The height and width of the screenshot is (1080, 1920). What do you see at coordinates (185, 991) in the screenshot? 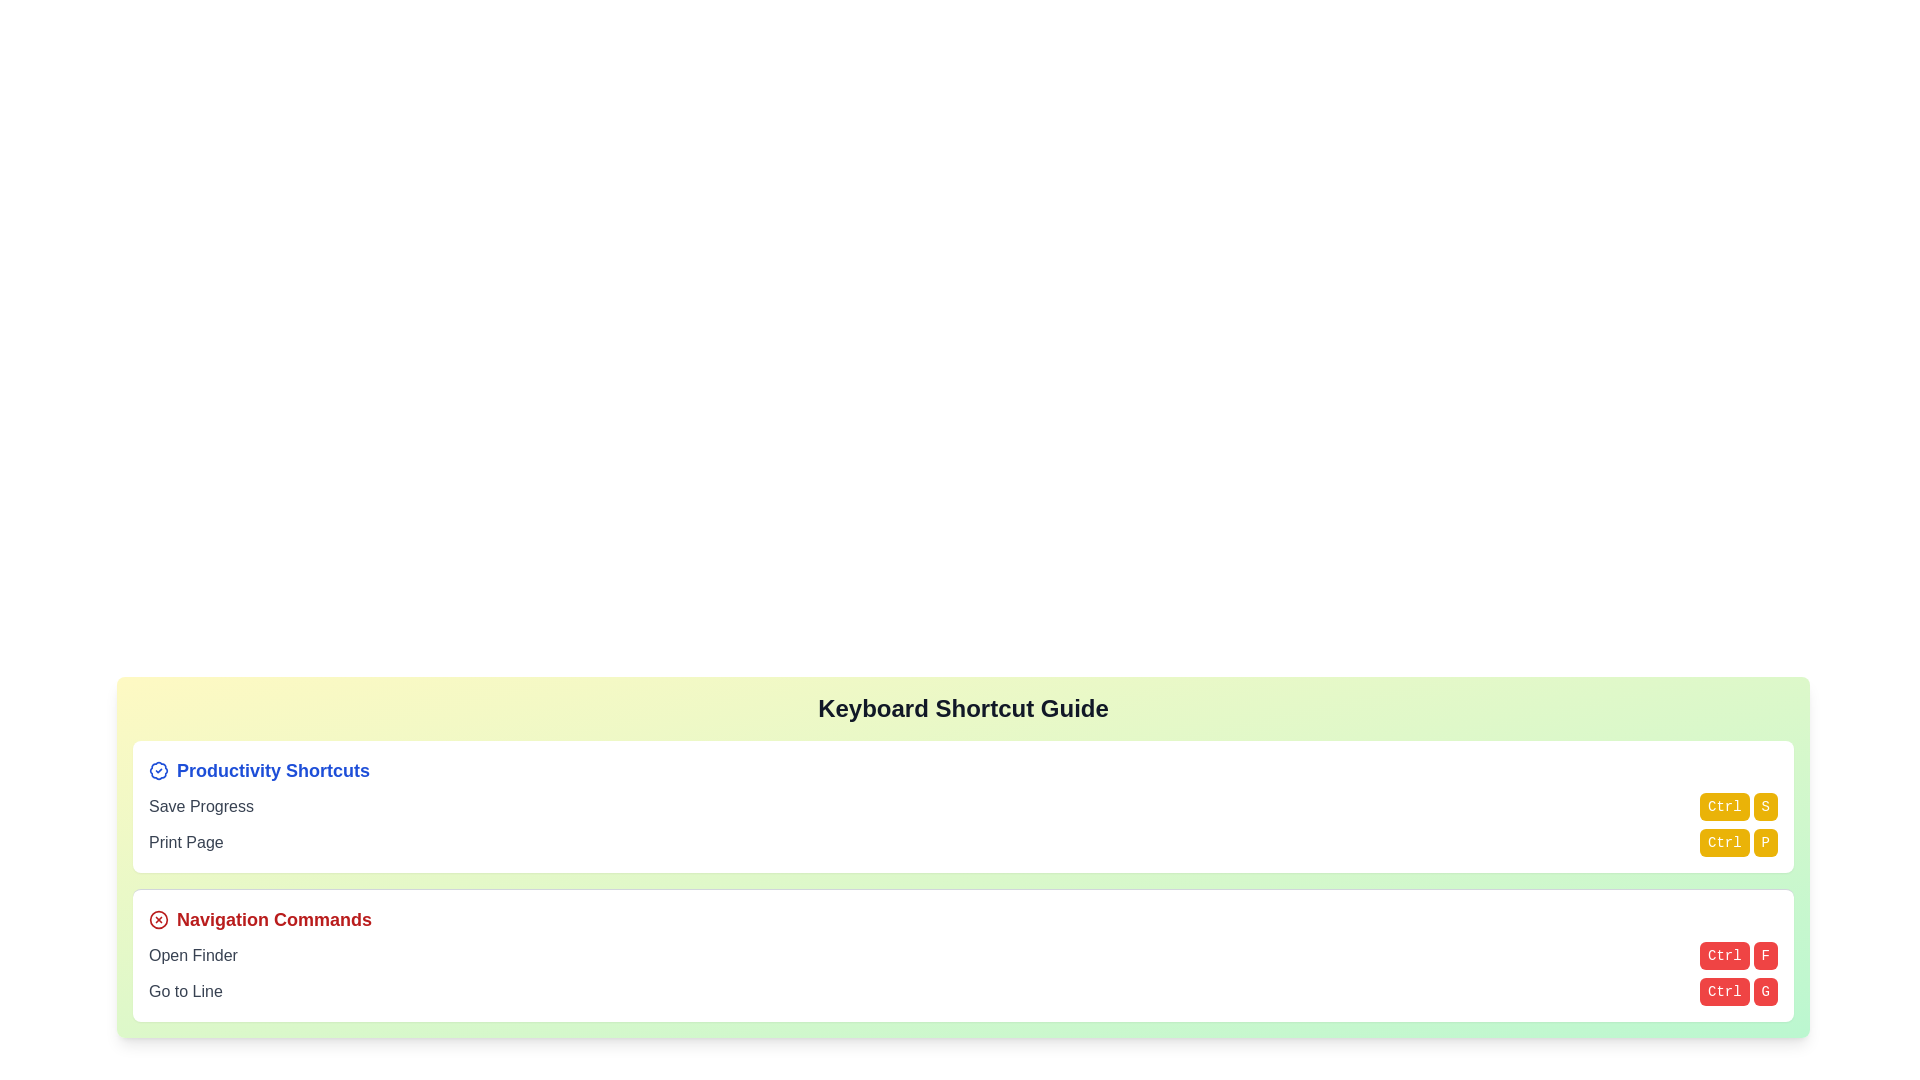
I see `the 'Go to Line' text label, which is displayed in dark gray below the 'Navigation Commands' header` at bounding box center [185, 991].